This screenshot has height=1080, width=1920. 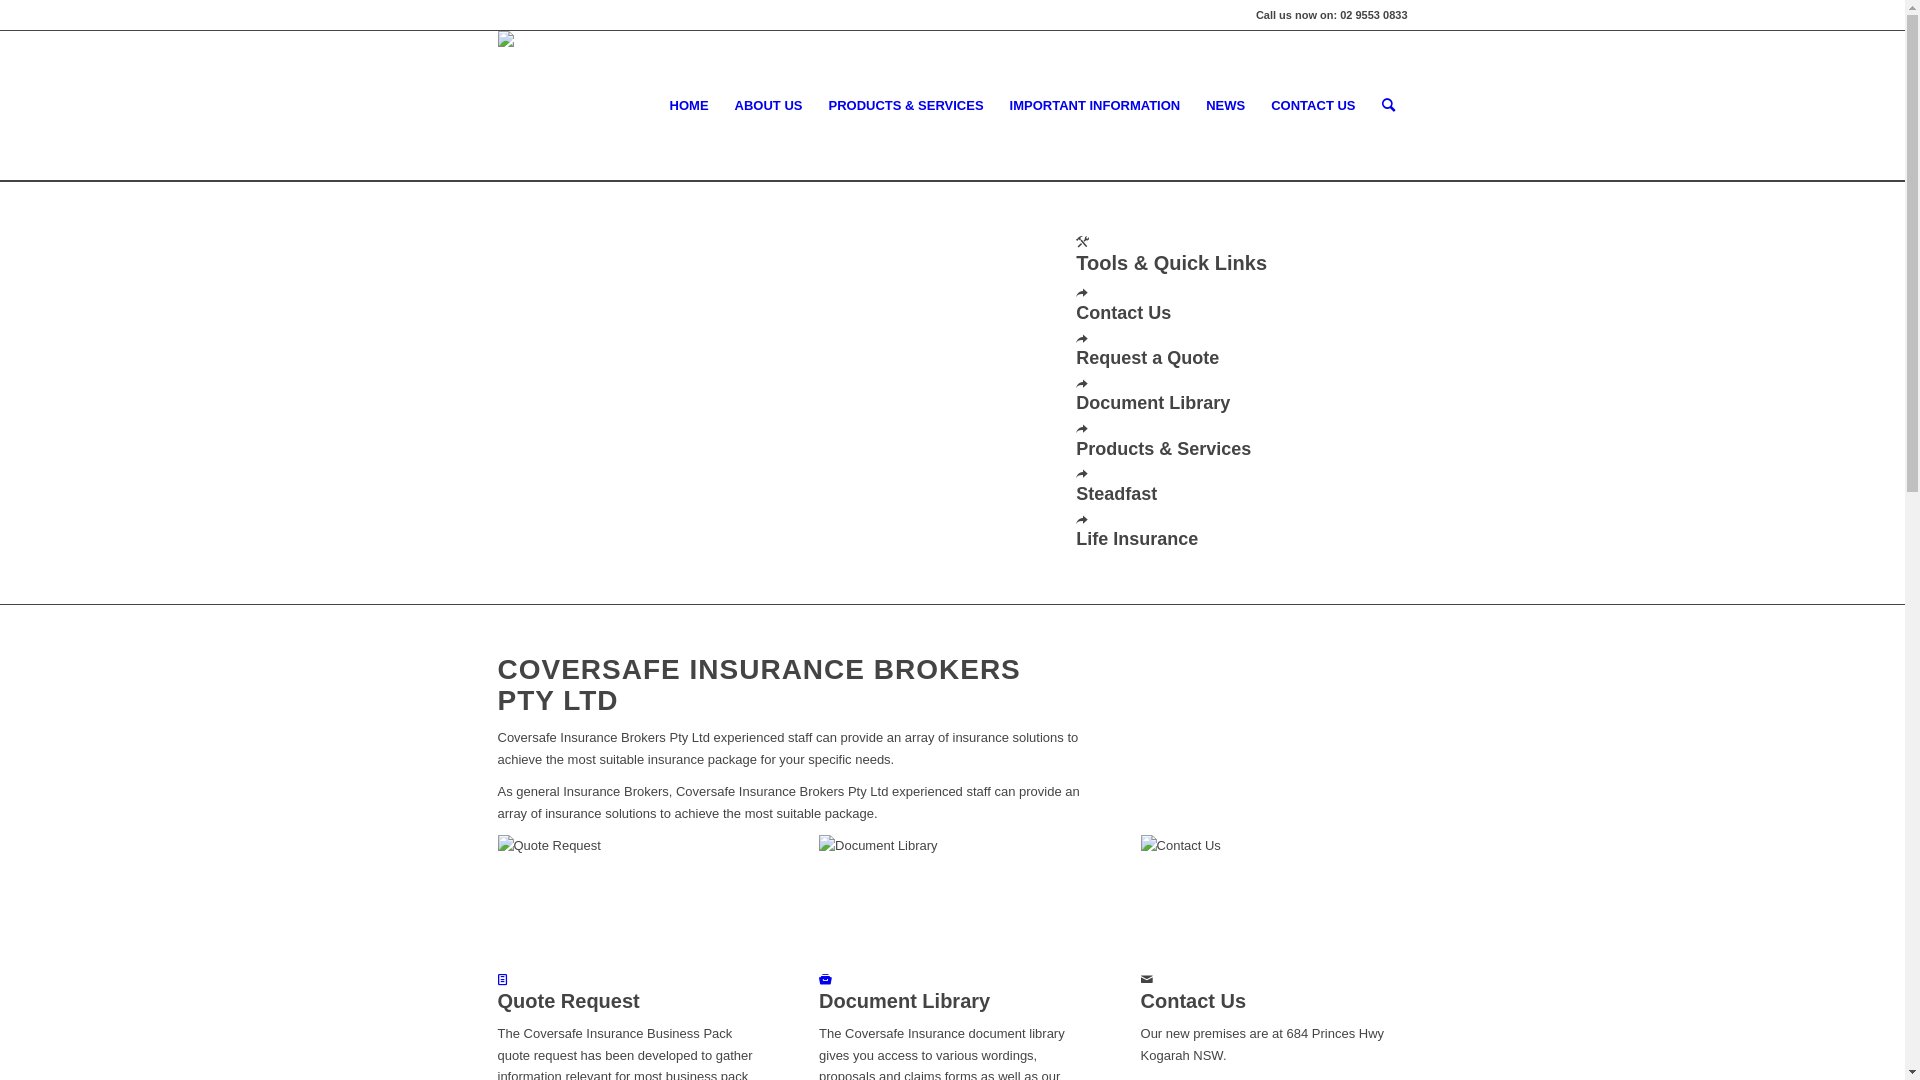 I want to click on 'Document Library', so click(x=951, y=901).